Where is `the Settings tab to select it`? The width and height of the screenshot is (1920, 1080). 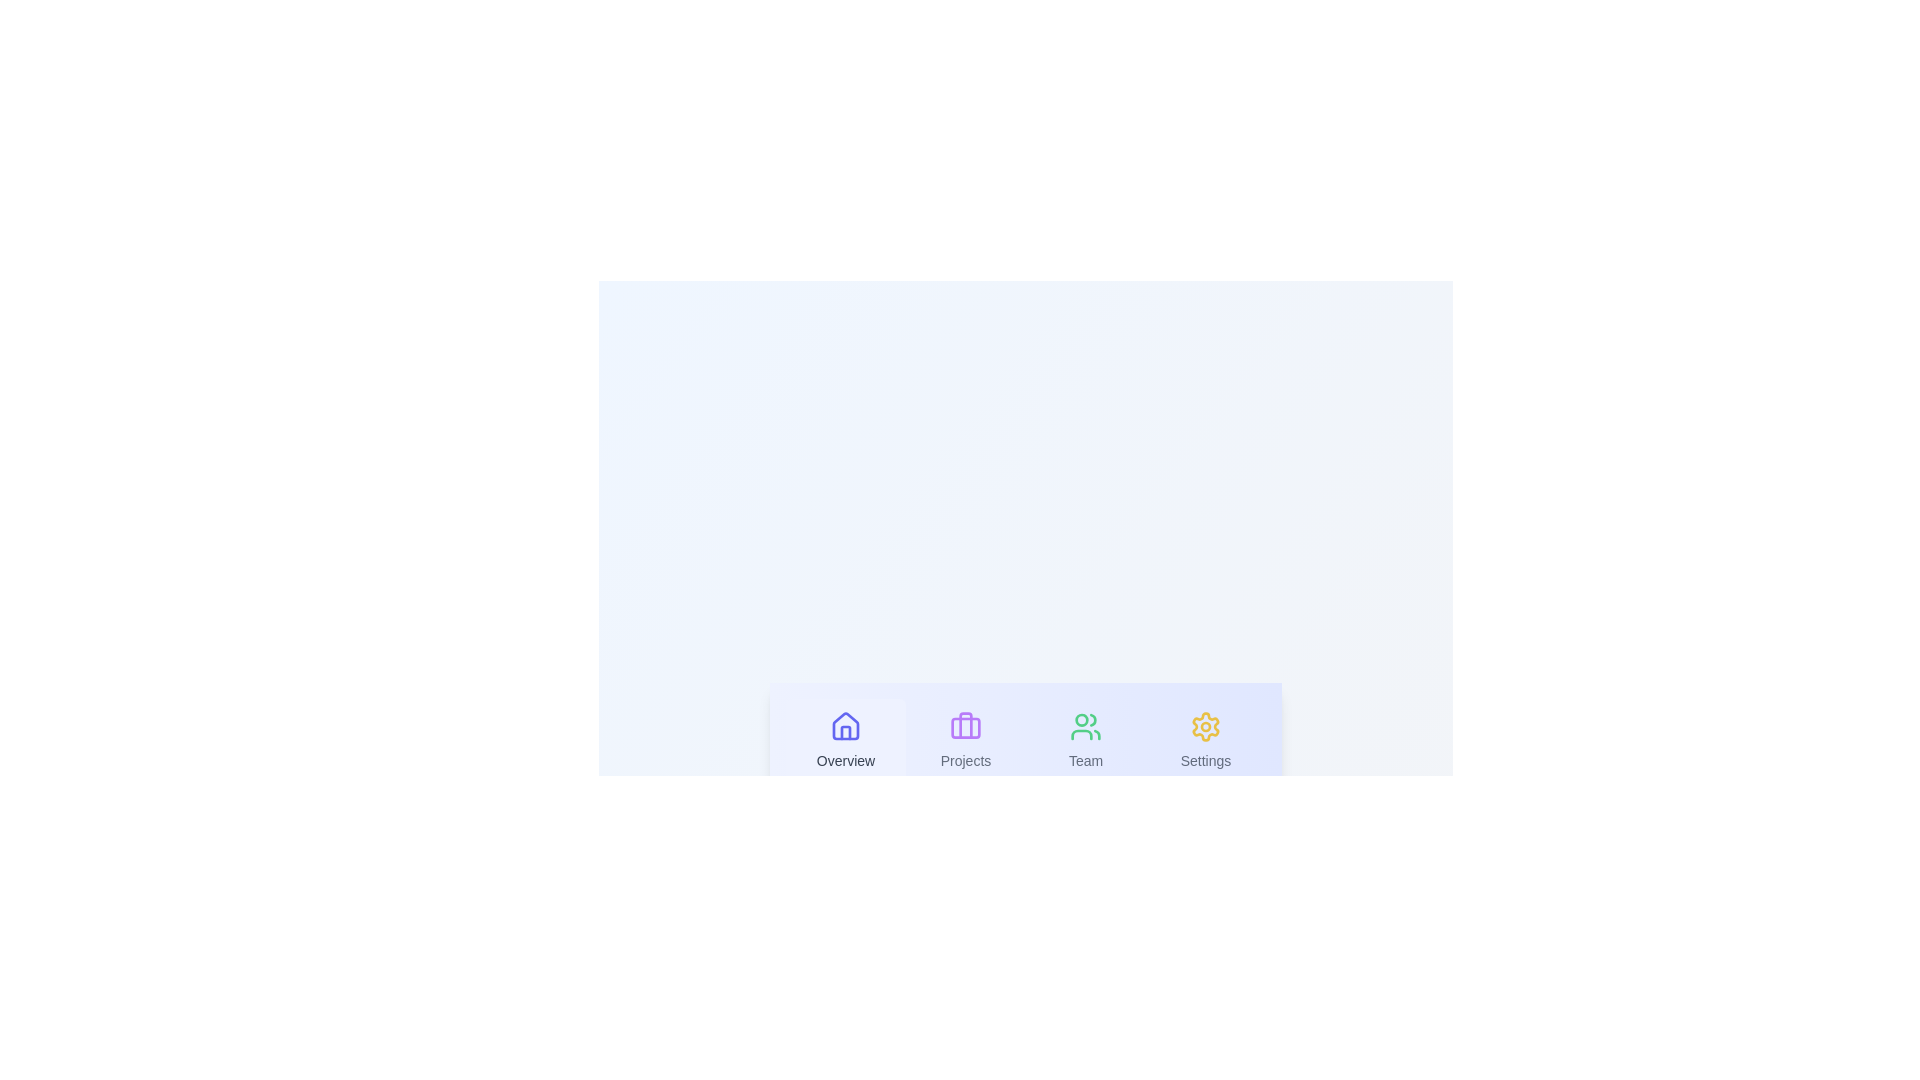 the Settings tab to select it is located at coordinates (1204, 742).